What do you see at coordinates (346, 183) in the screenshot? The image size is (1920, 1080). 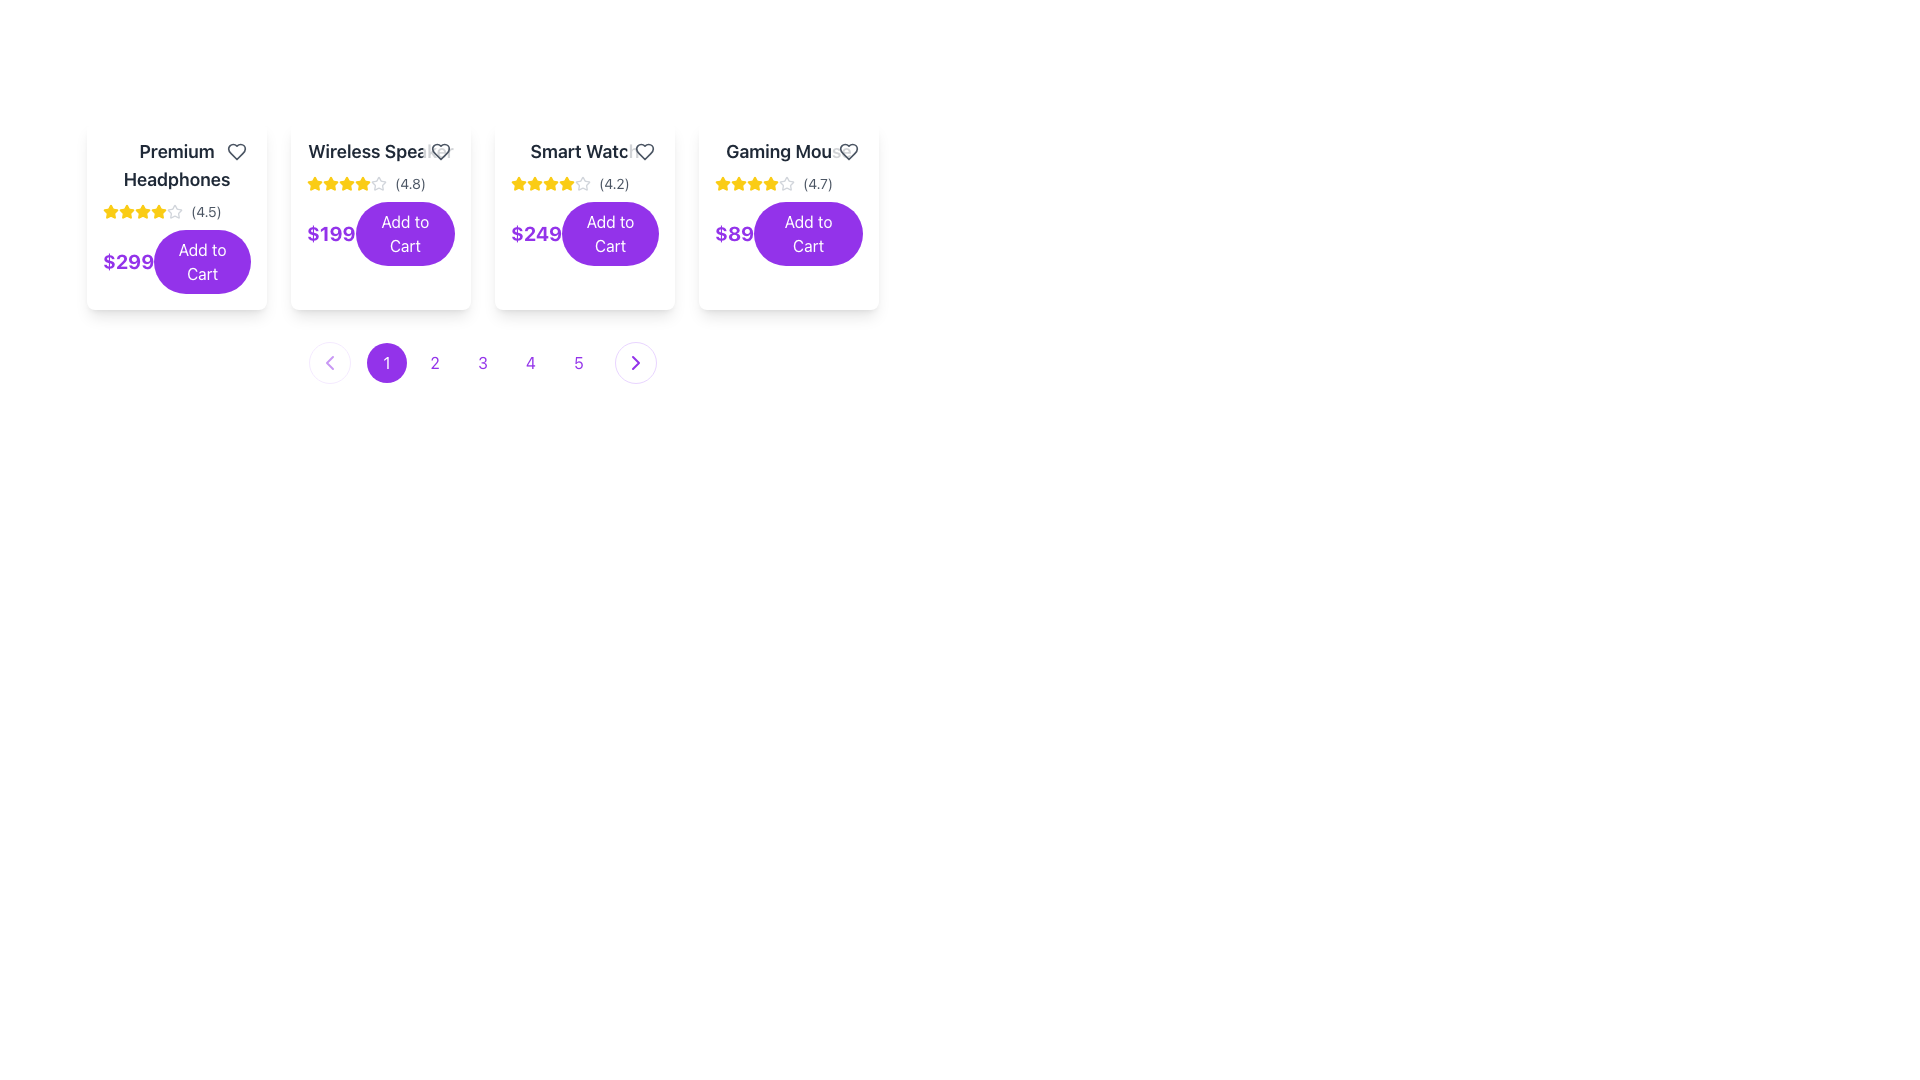 I see `the second filled star icon in the rating section of the Wireless Speaker product card to interact with the rating system` at bounding box center [346, 183].